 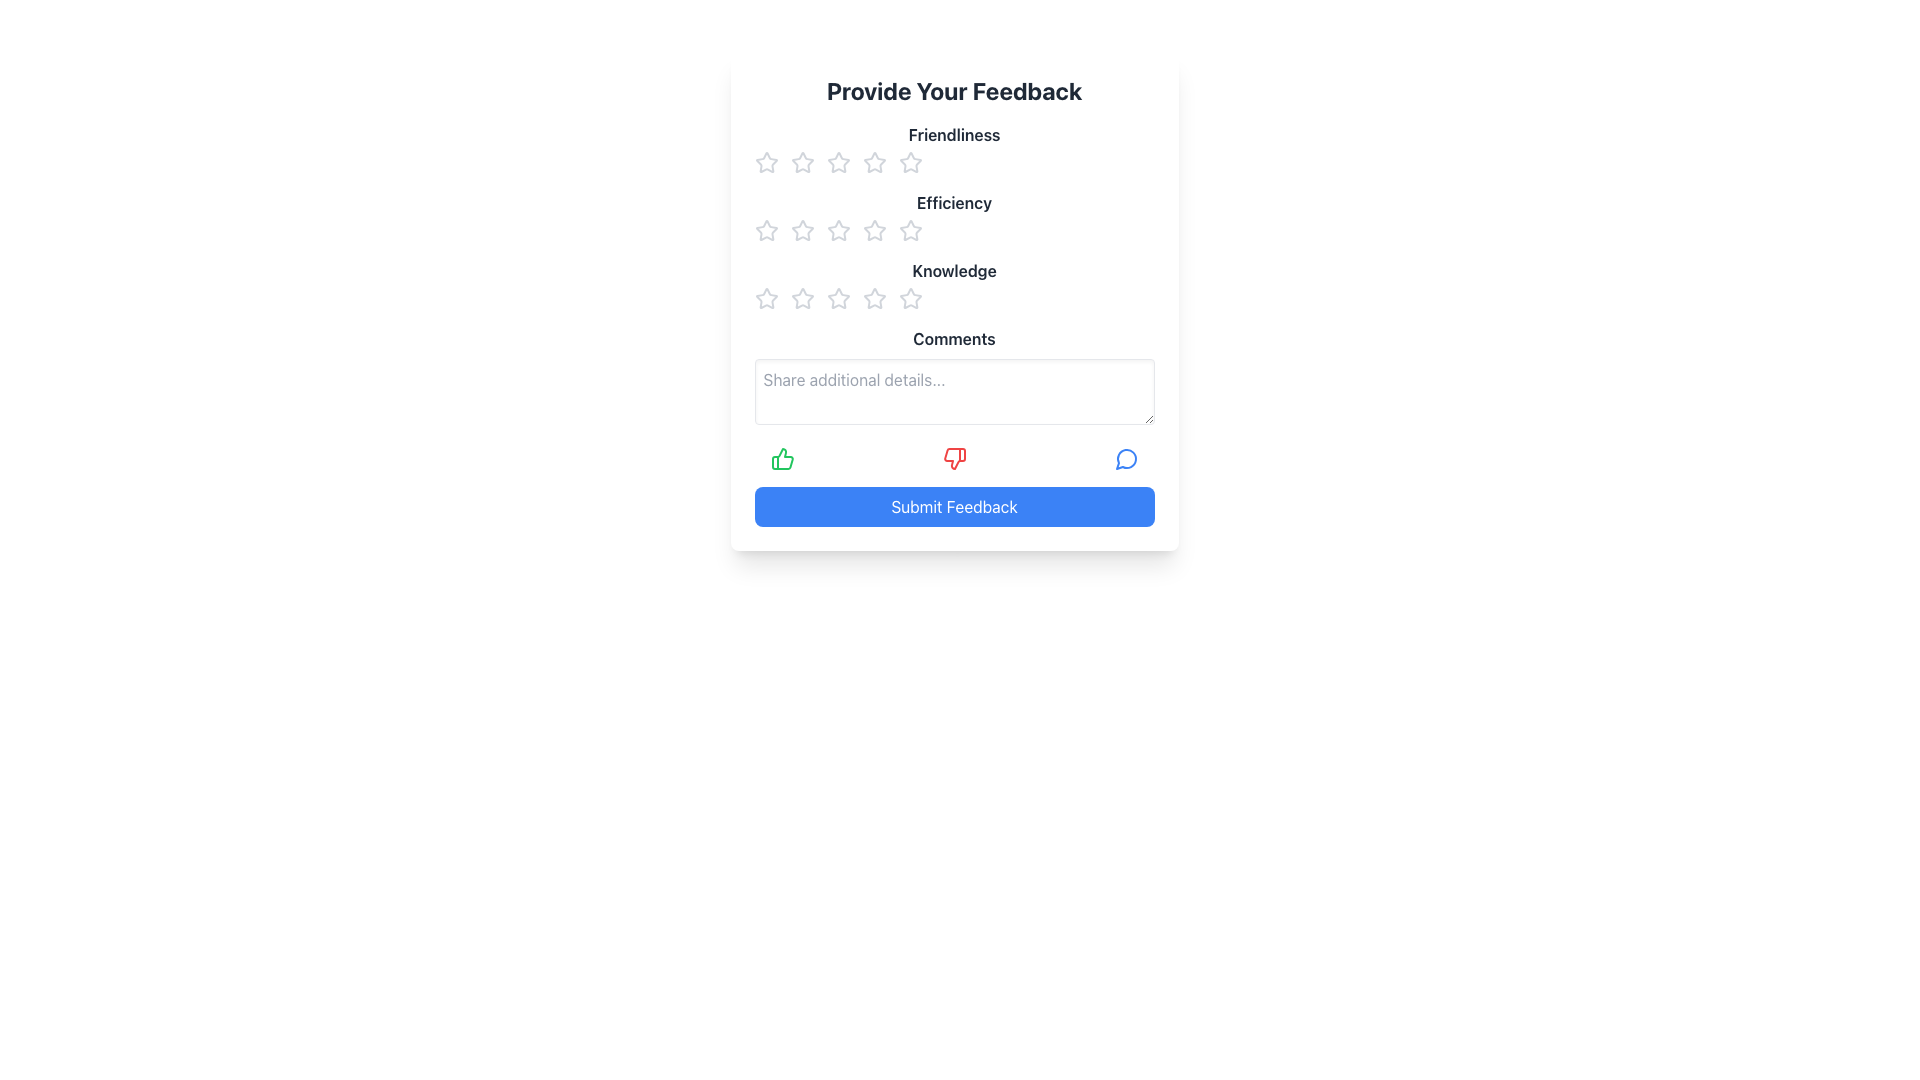 I want to click on the third star in the horizontal row of five representing the 'Friendliness' feedback category, so click(x=874, y=161).